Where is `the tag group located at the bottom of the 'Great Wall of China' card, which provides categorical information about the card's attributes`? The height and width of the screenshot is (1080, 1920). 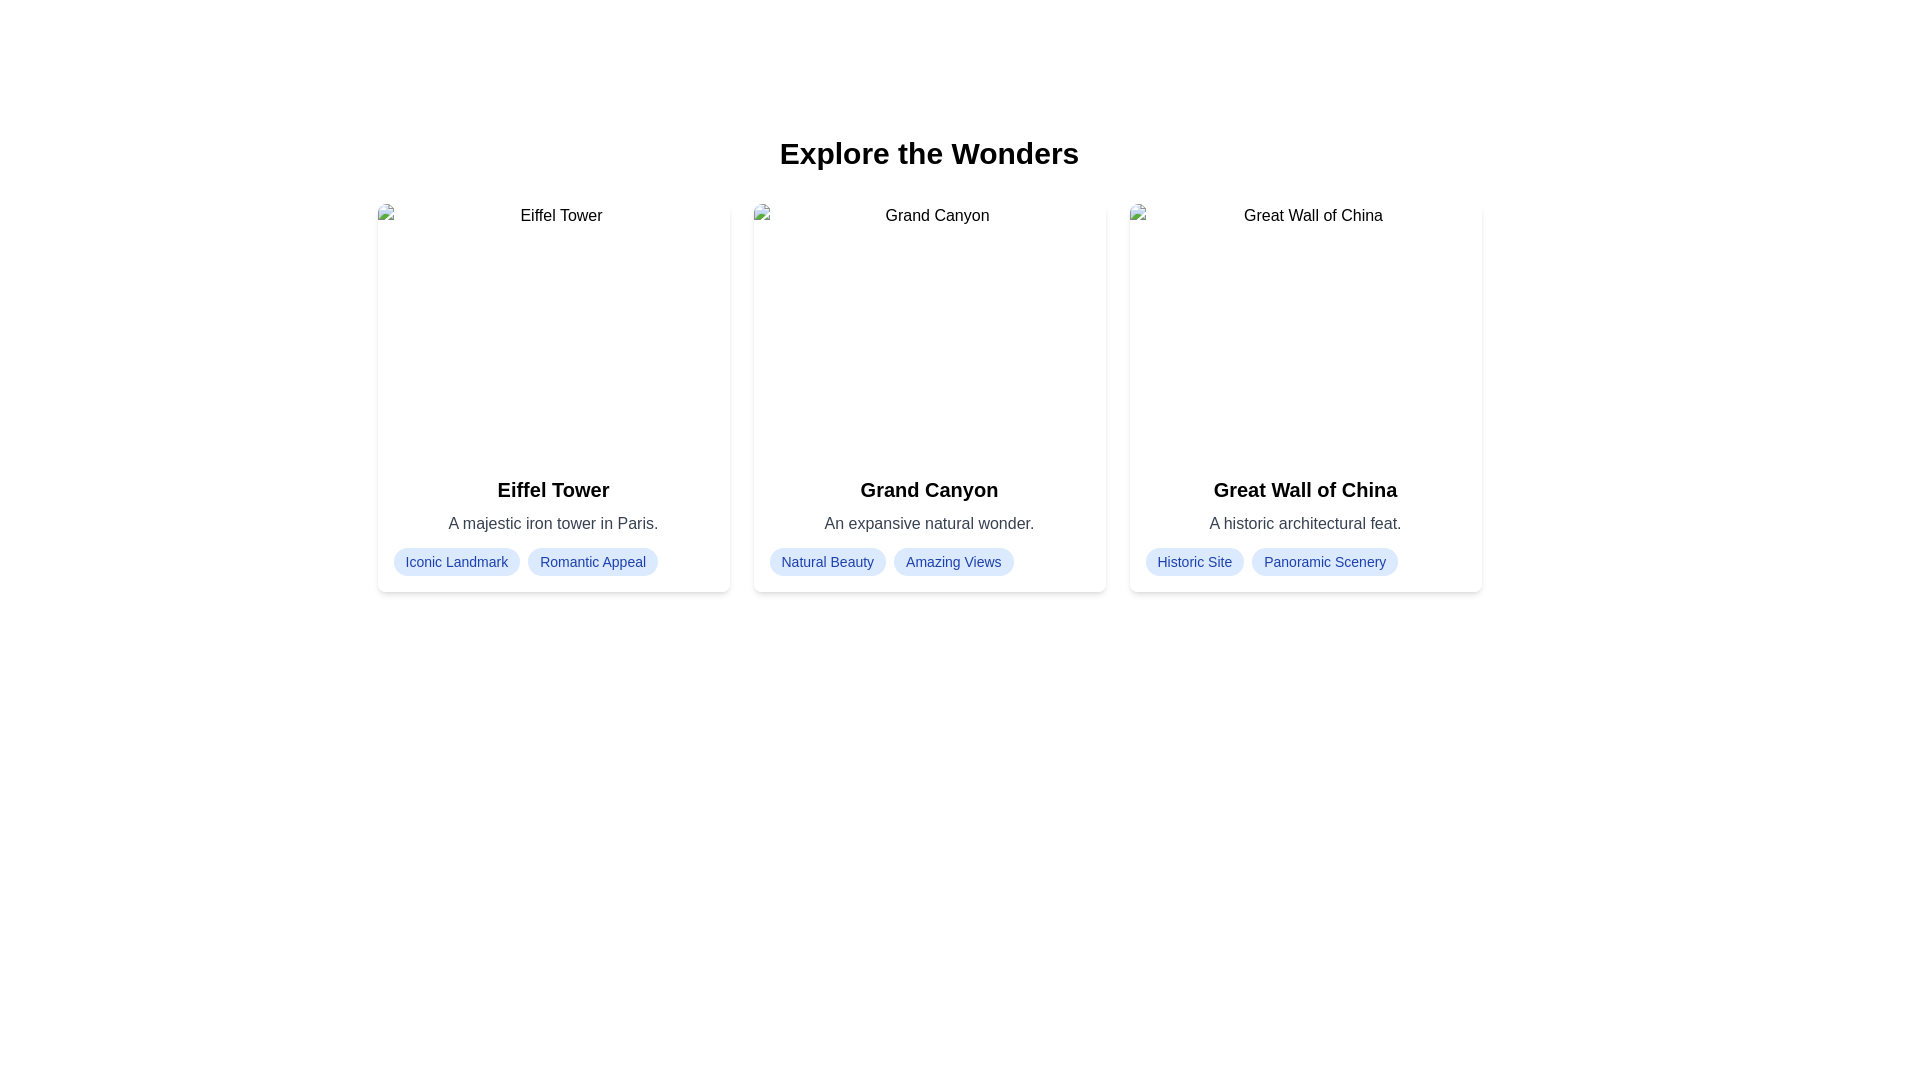
the tag group located at the bottom of the 'Great Wall of China' card, which provides categorical information about the card's attributes is located at coordinates (1305, 562).